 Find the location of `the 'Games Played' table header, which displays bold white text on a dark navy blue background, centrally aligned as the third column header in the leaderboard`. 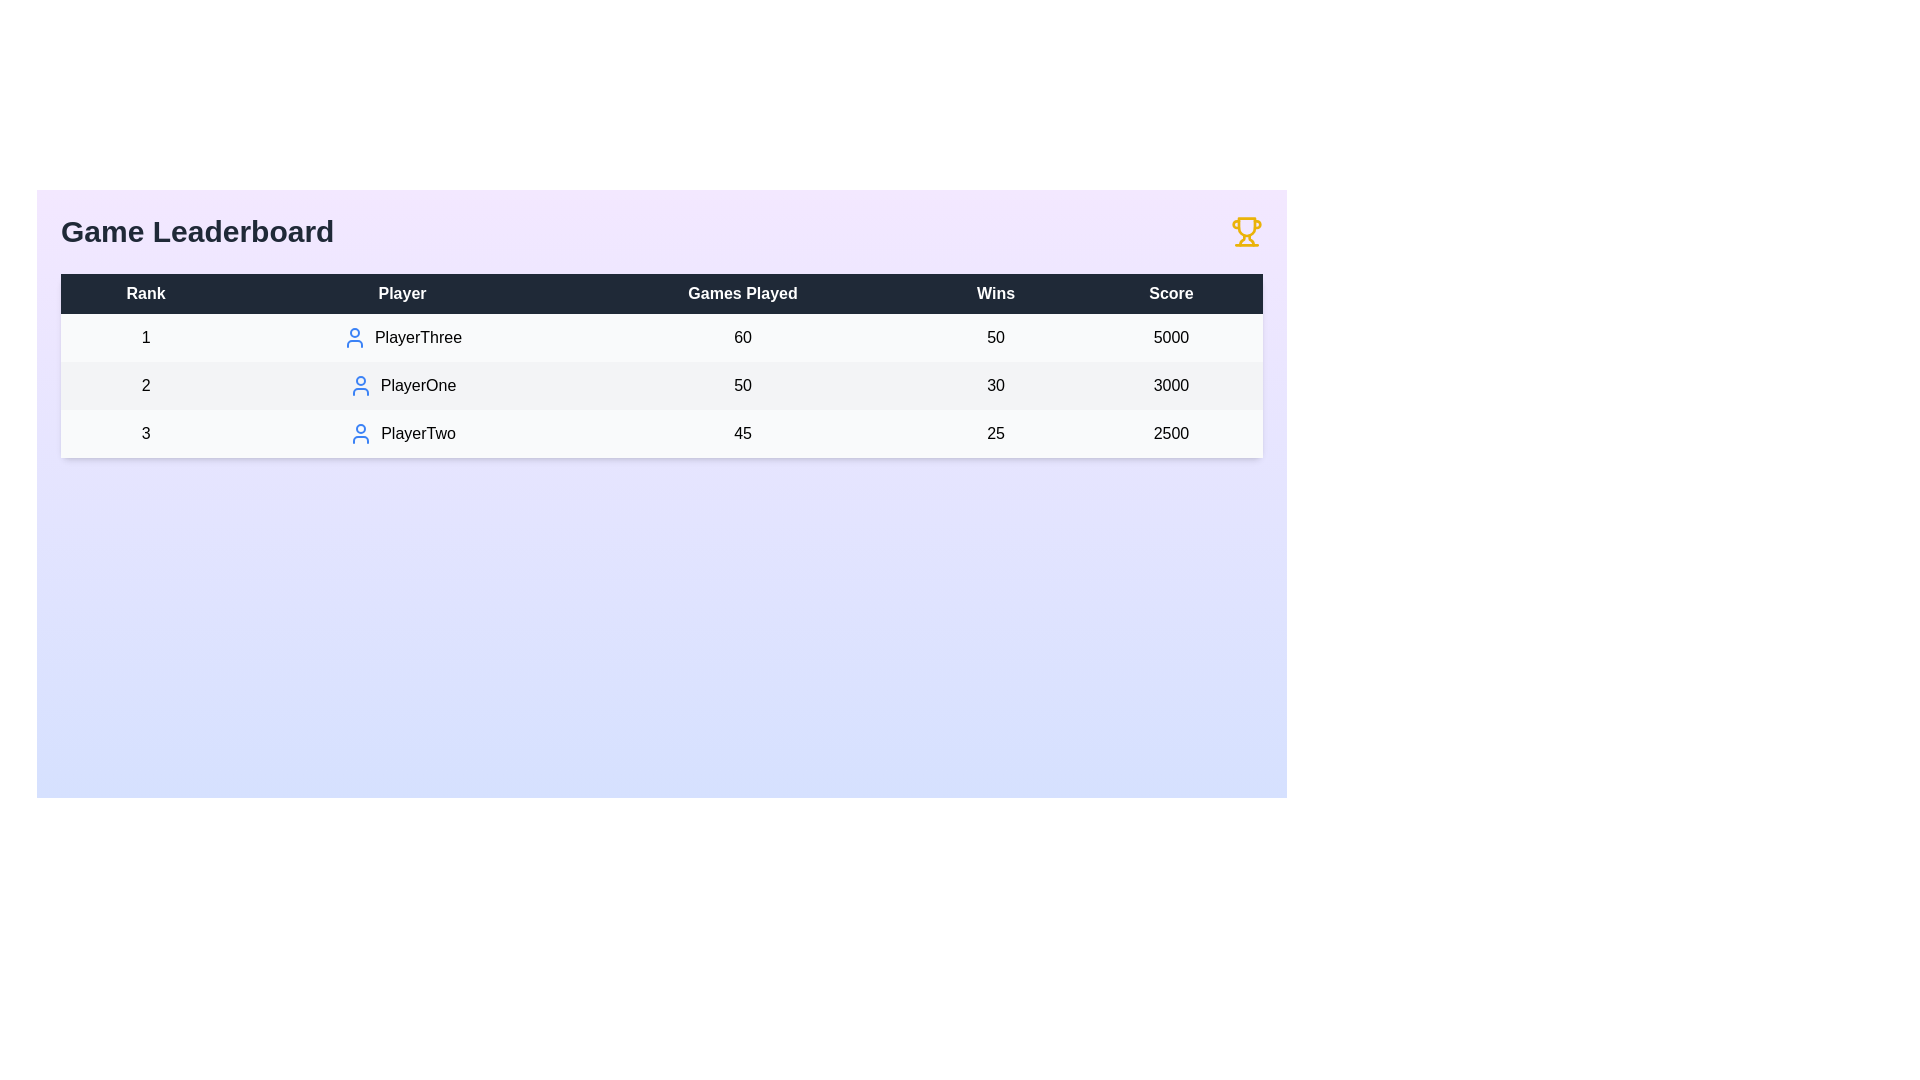

the 'Games Played' table header, which displays bold white text on a dark navy blue background, centrally aligned as the third column header in the leaderboard is located at coordinates (742, 293).